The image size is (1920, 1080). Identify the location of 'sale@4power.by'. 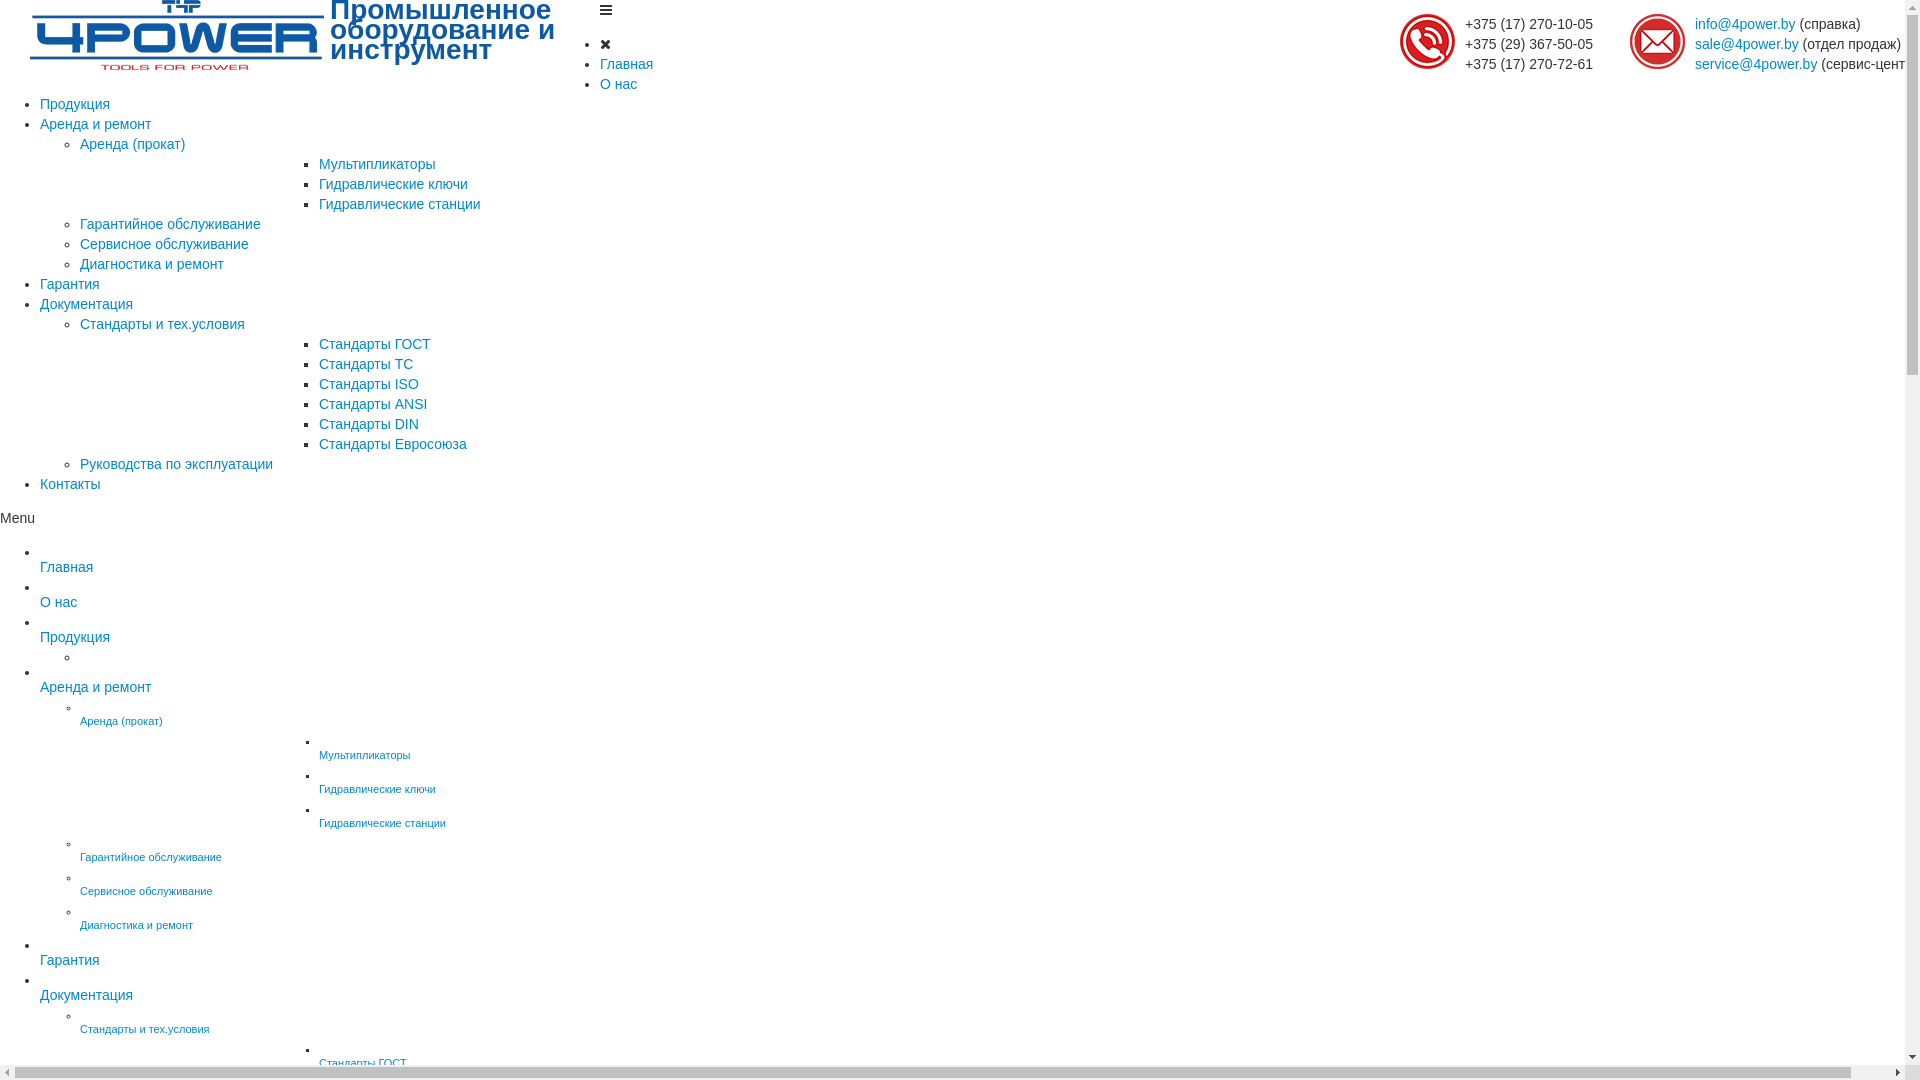
(1746, 43).